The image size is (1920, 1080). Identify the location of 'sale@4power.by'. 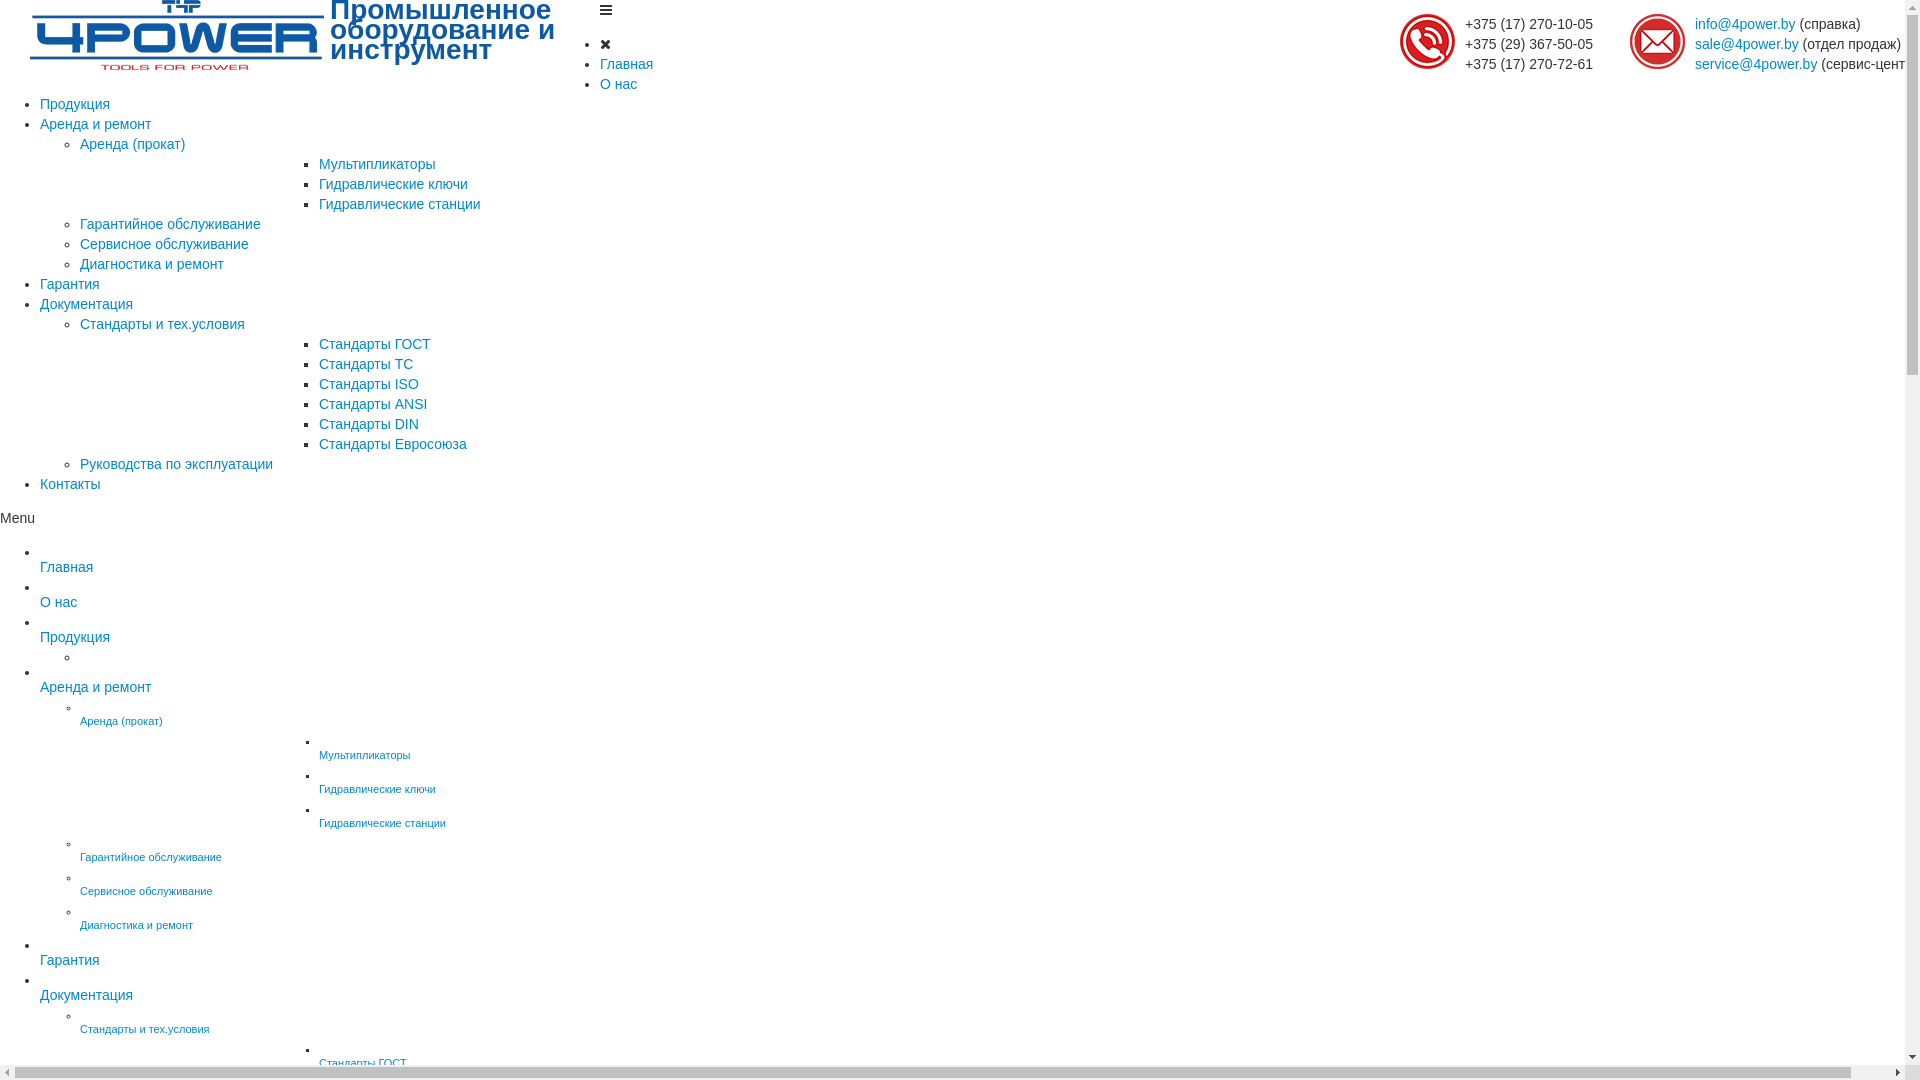
(1746, 43).